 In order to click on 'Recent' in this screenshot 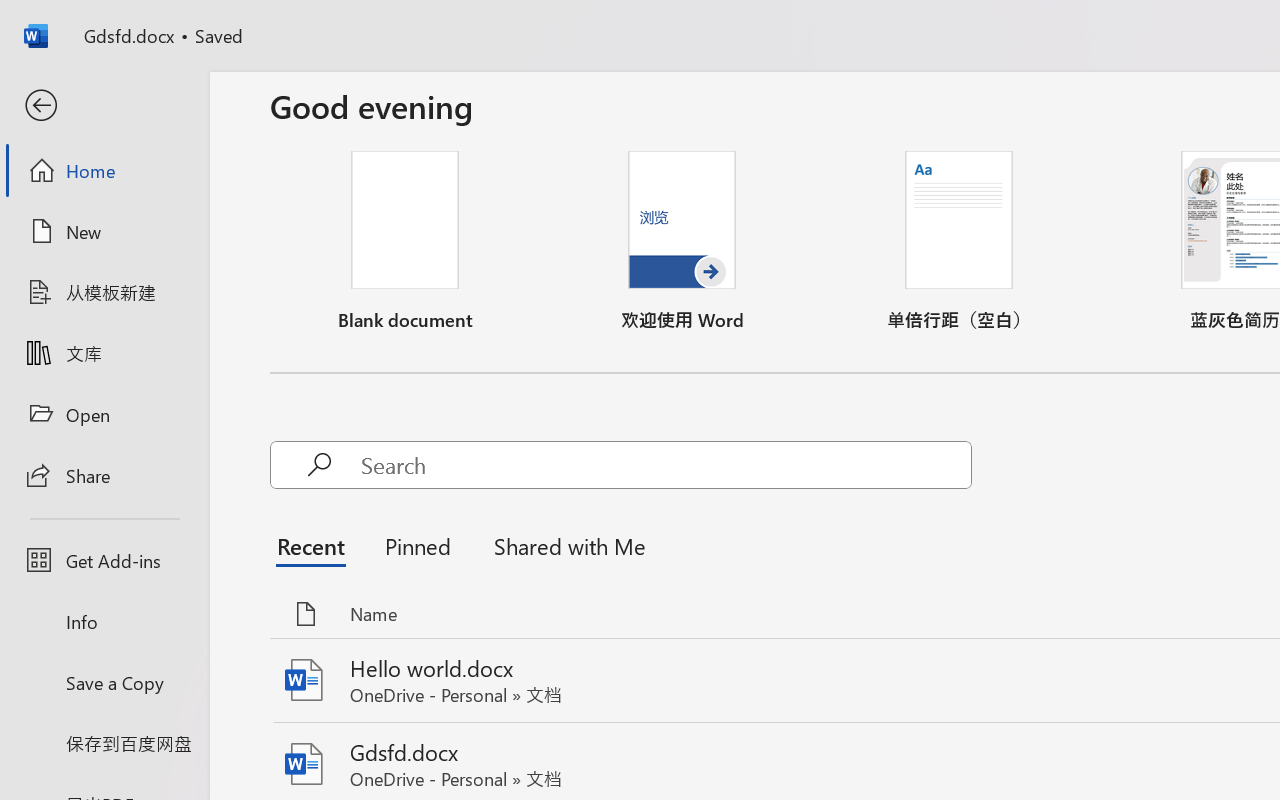, I will do `click(315, 546)`.